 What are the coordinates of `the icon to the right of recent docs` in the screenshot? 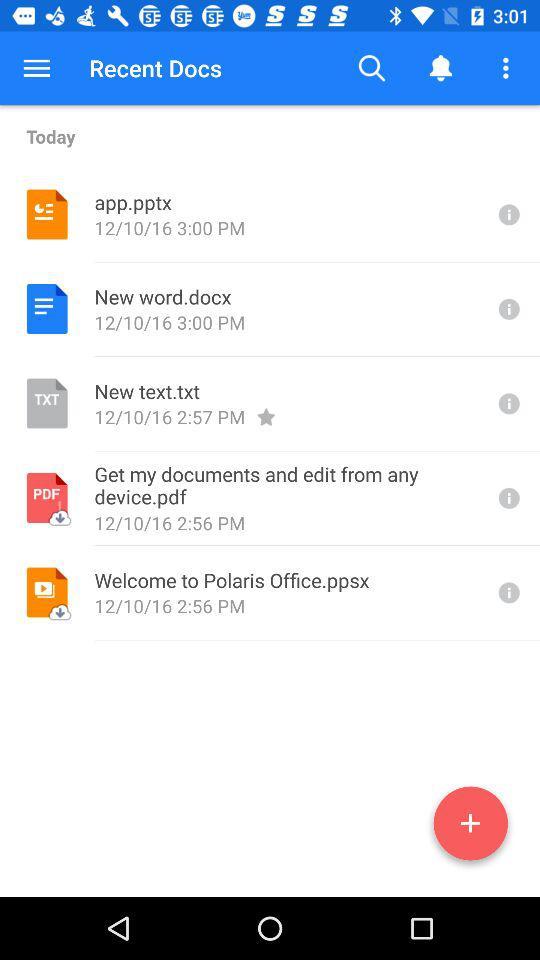 It's located at (372, 68).